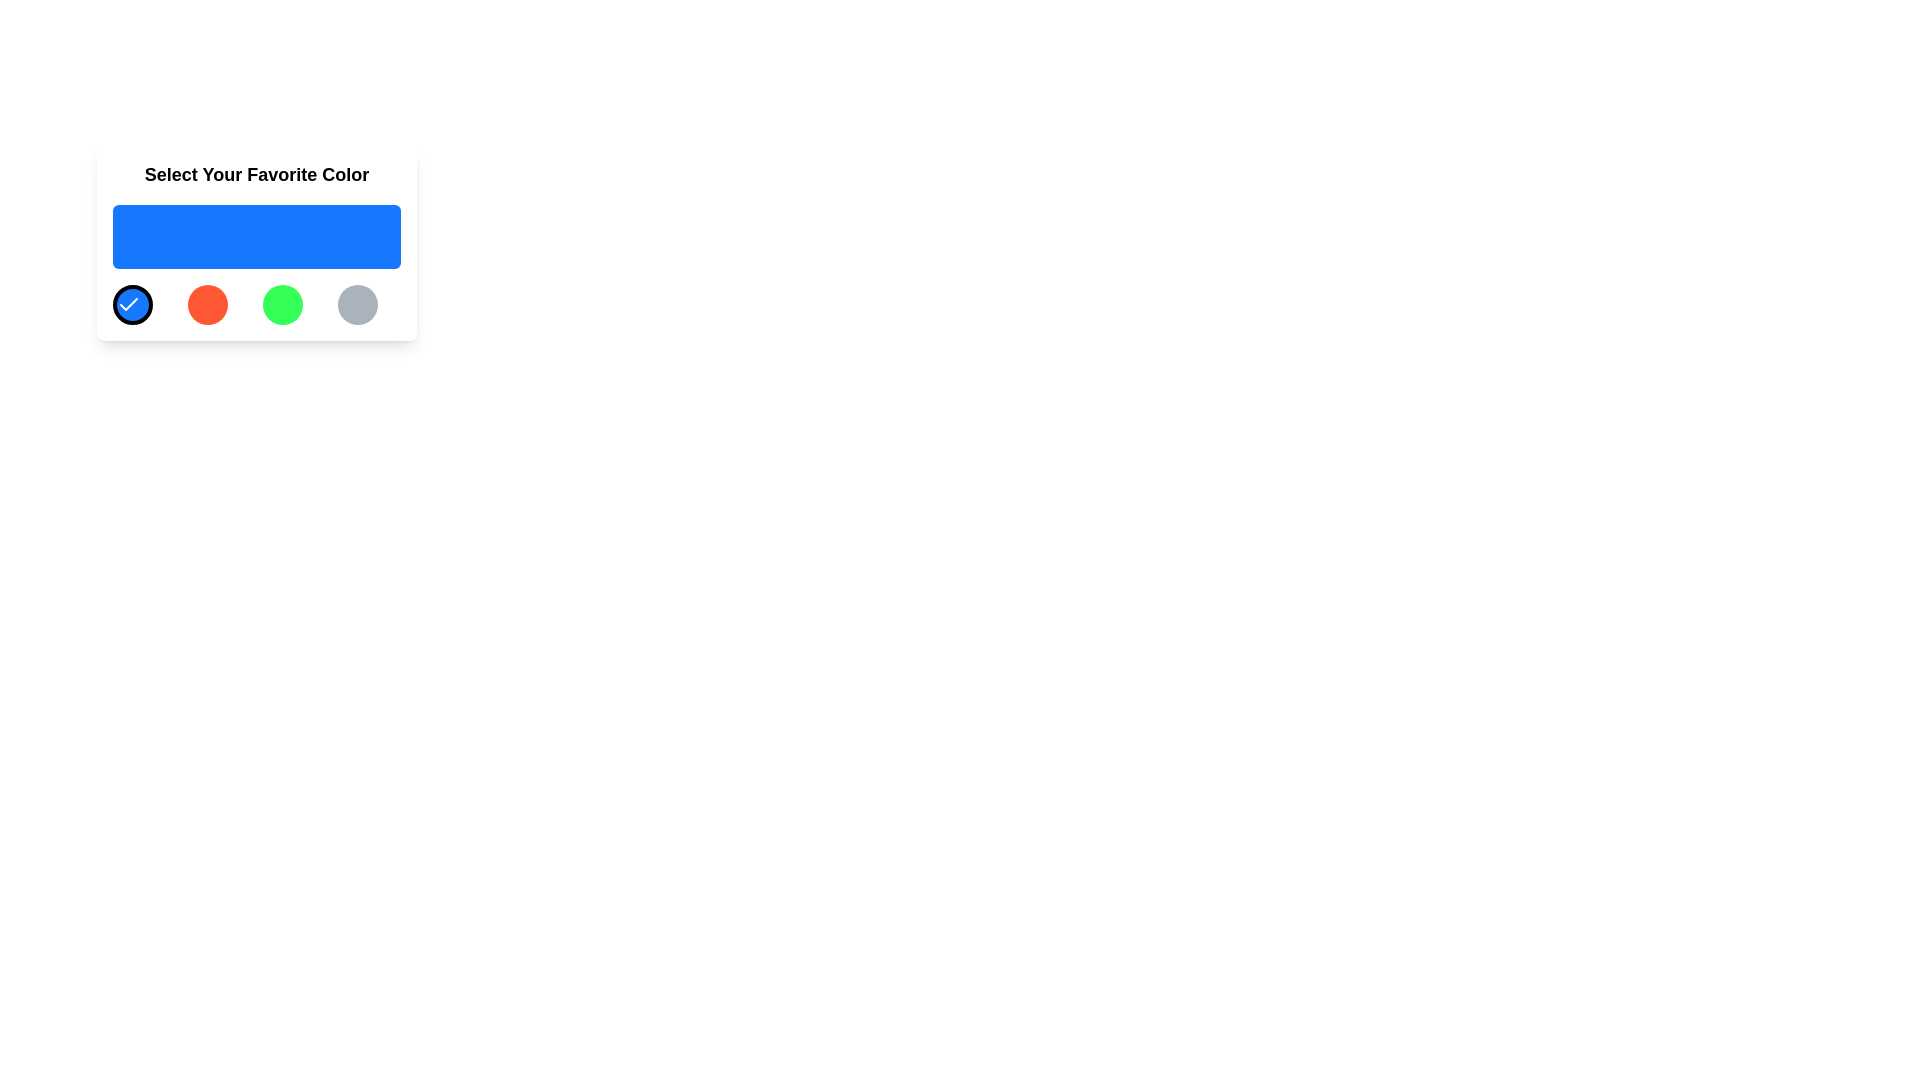 The image size is (1920, 1080). What do you see at coordinates (128, 304) in the screenshot?
I see `the checkmark icon inside the blue circular button located in the bottom-left corner of a grid of circular buttons` at bounding box center [128, 304].